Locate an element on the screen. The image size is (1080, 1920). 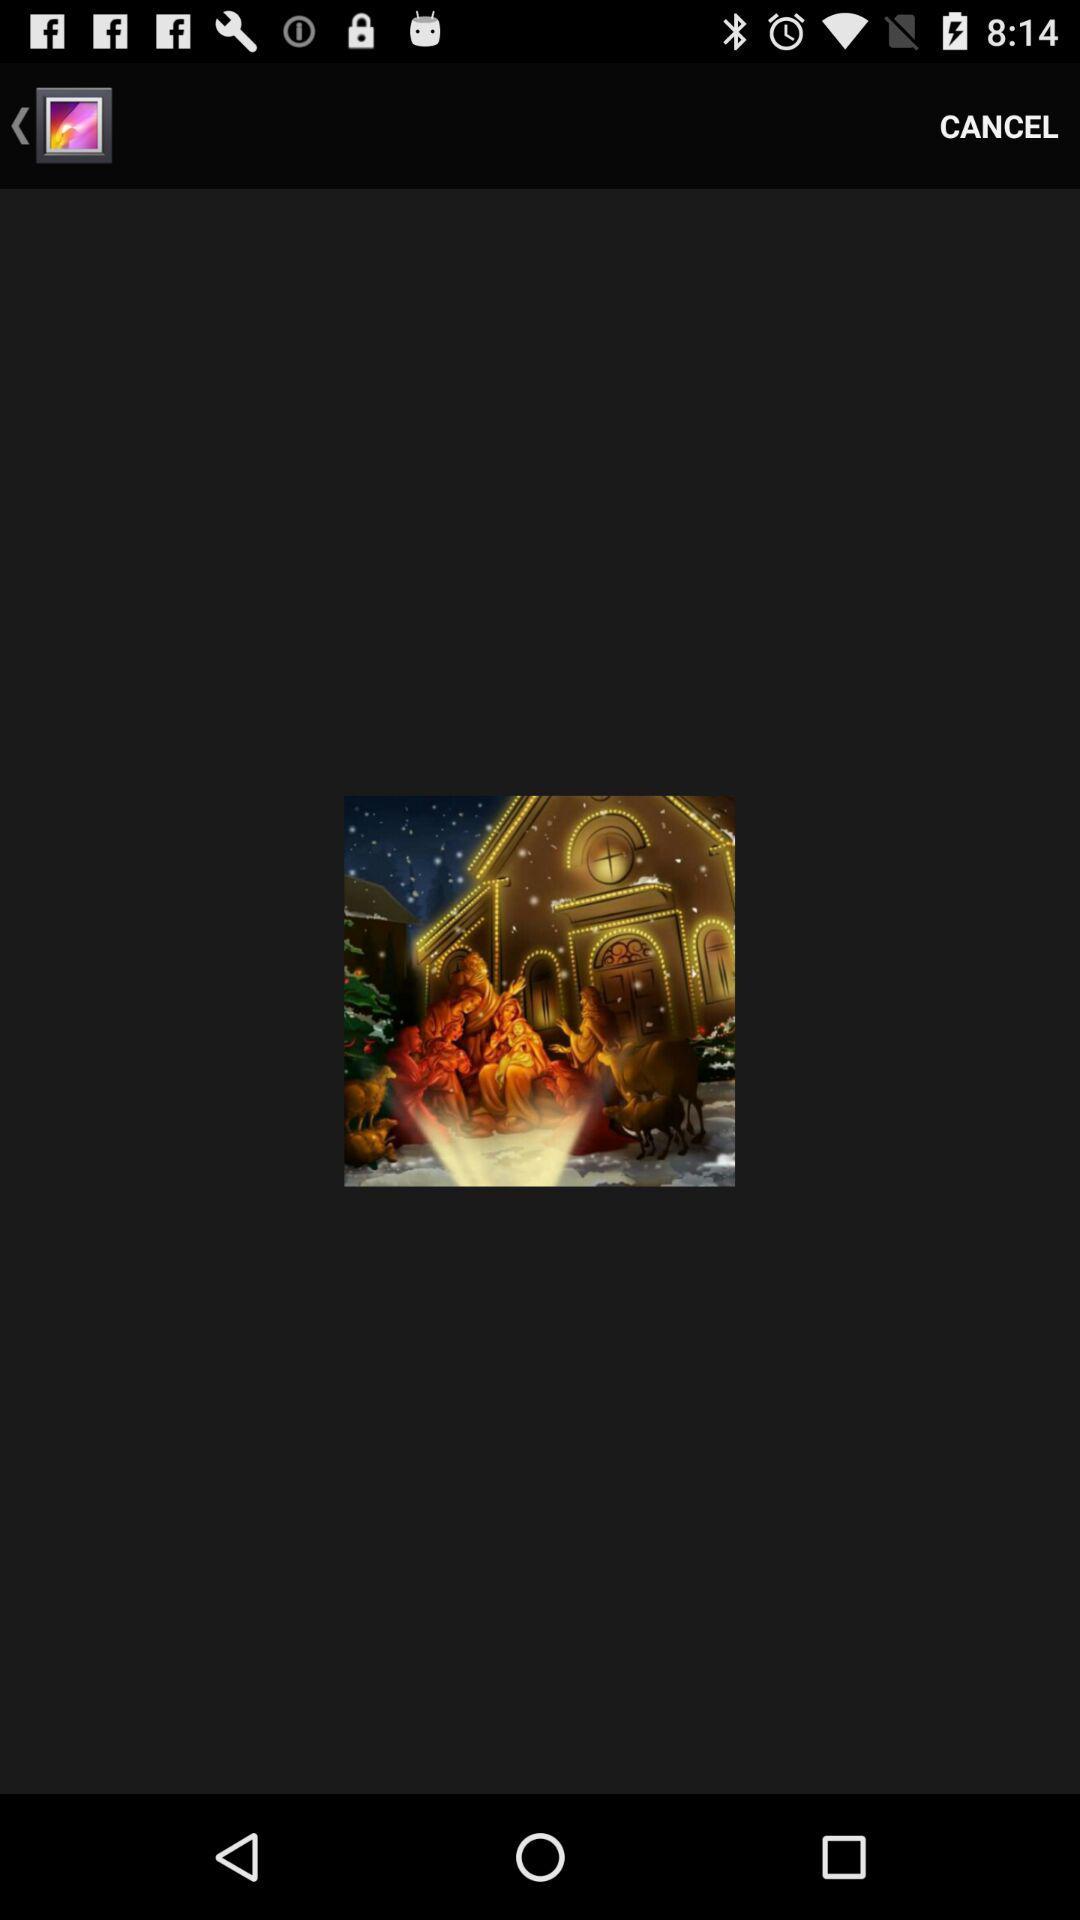
the icon at the top right corner is located at coordinates (999, 124).